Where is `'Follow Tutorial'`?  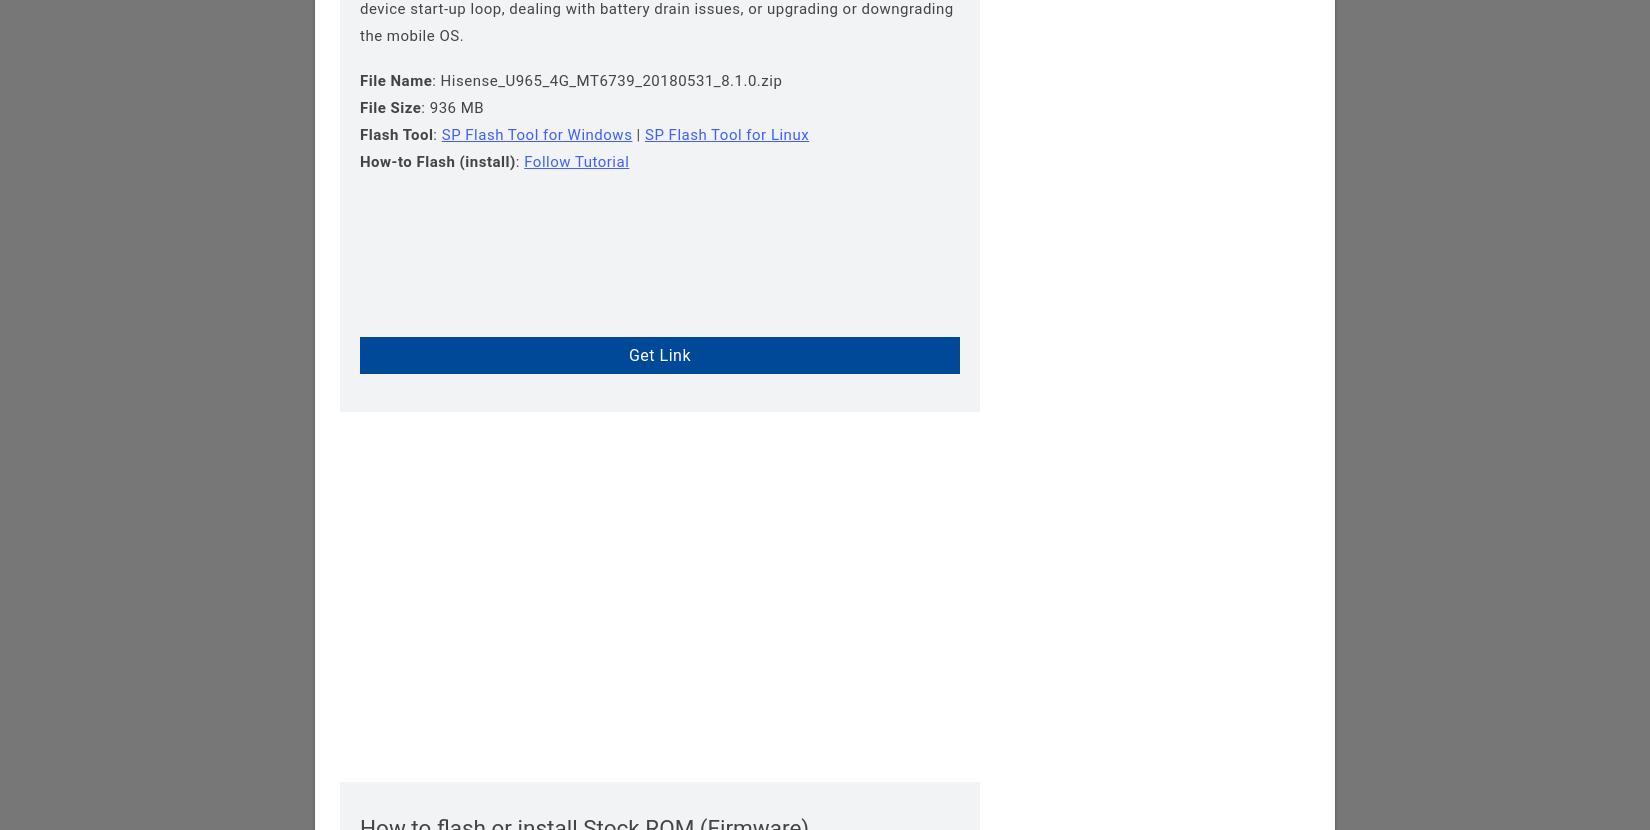
'Follow Tutorial' is located at coordinates (575, 161).